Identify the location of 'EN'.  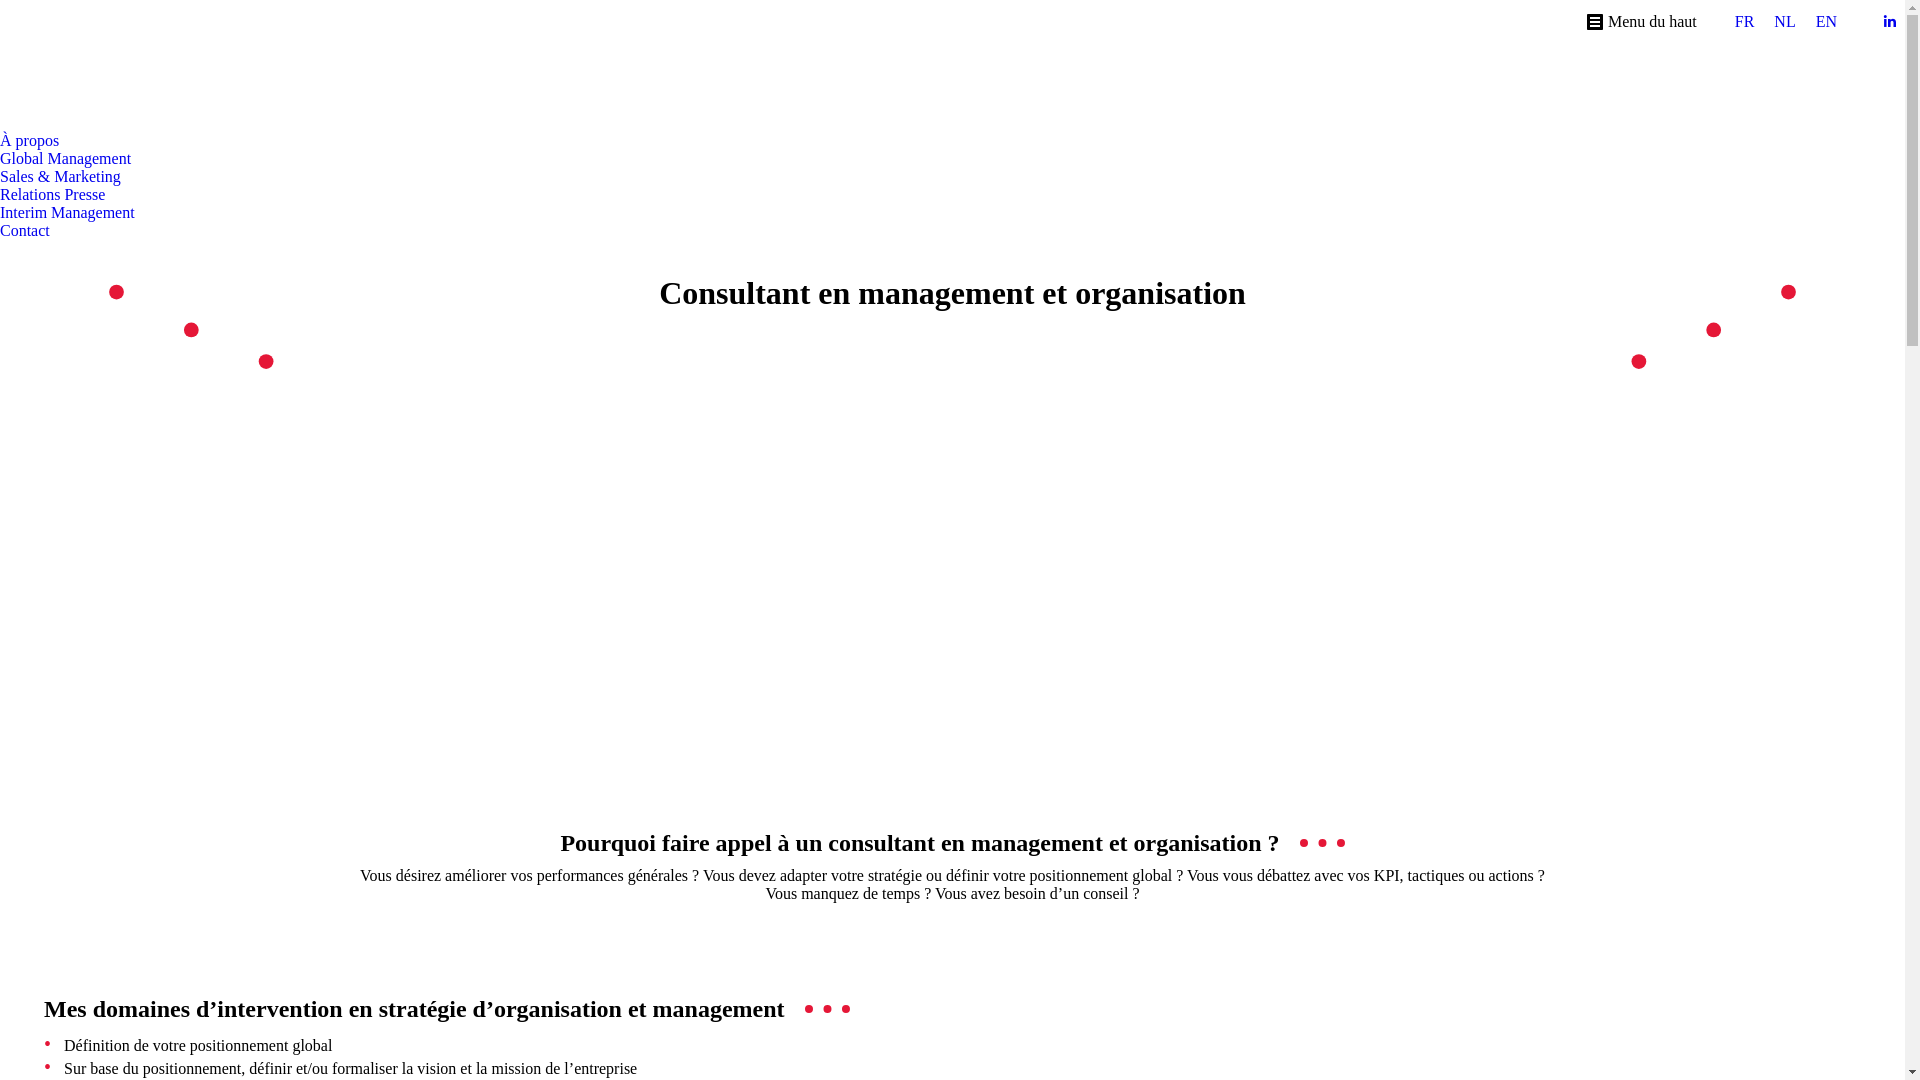
(1826, 22).